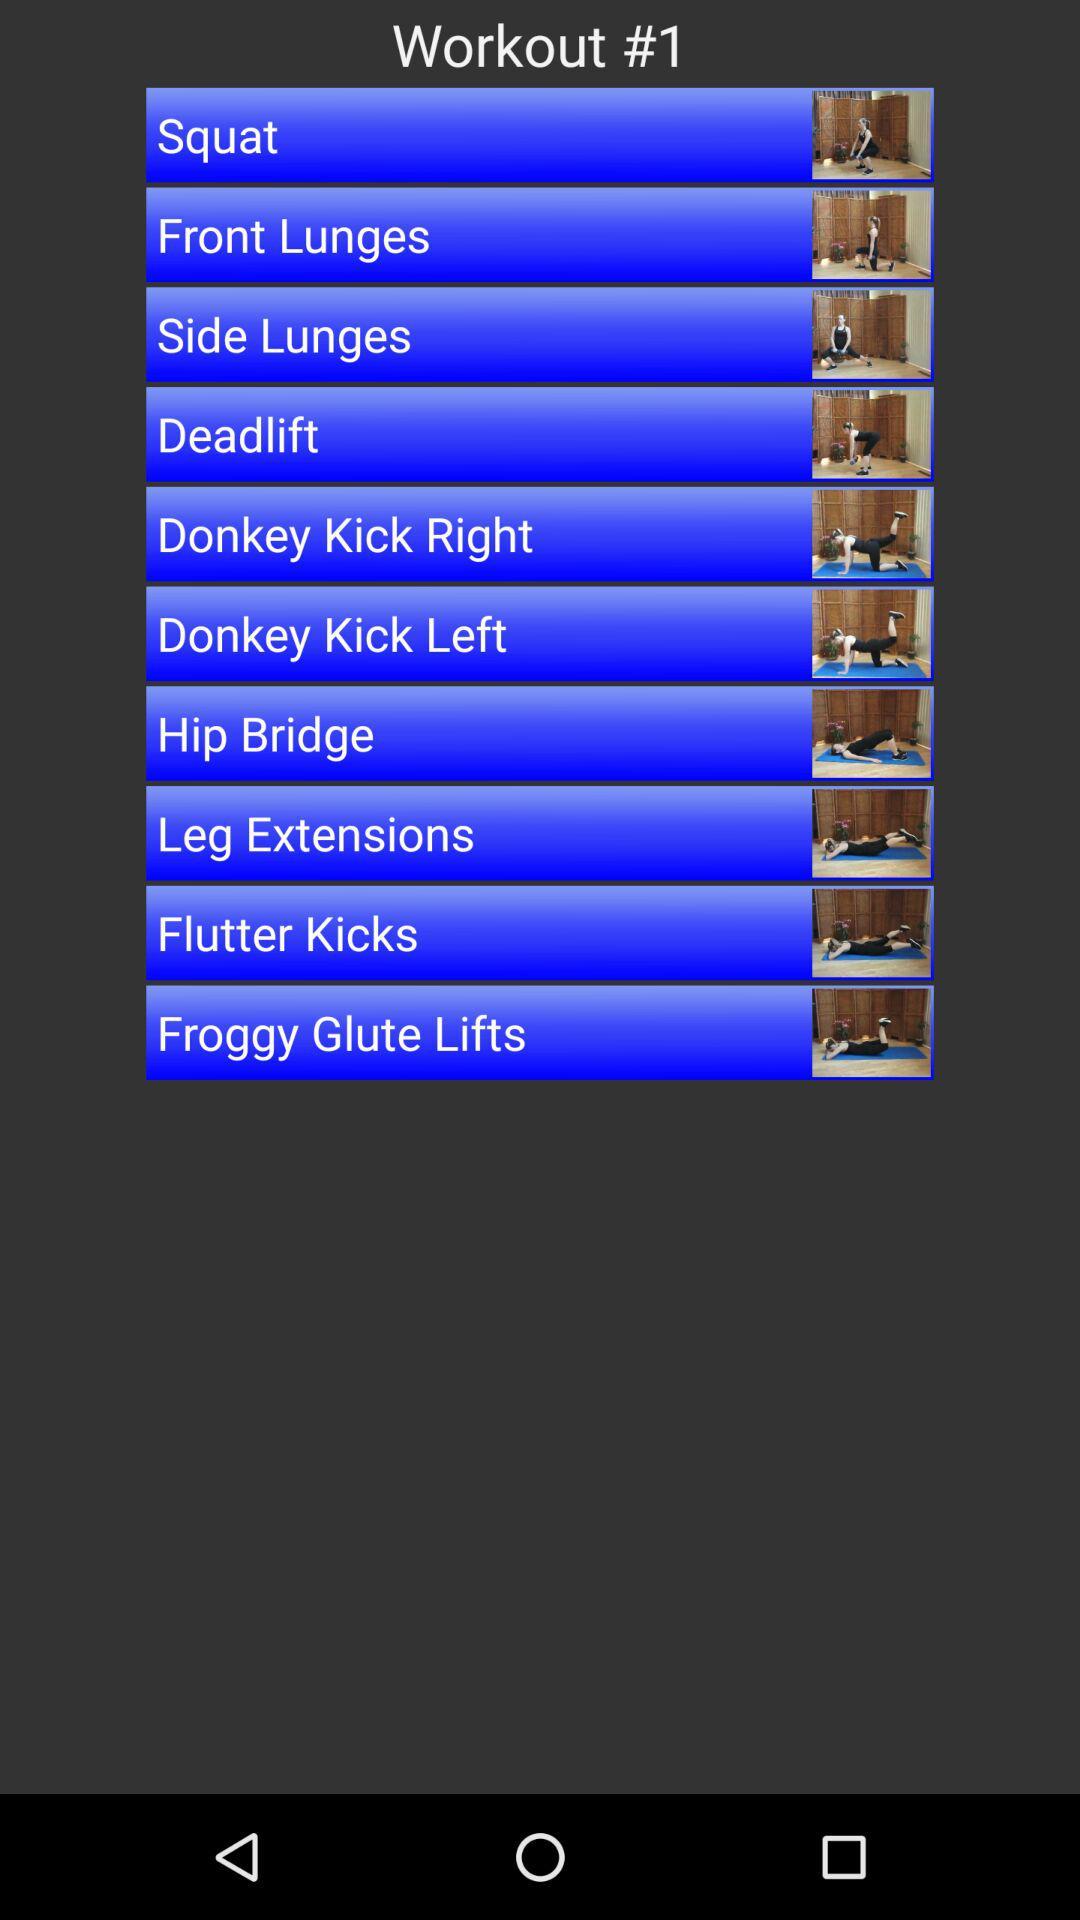 This screenshot has height=1920, width=1080. Describe the element at coordinates (540, 334) in the screenshot. I see `side lunges icon` at that location.